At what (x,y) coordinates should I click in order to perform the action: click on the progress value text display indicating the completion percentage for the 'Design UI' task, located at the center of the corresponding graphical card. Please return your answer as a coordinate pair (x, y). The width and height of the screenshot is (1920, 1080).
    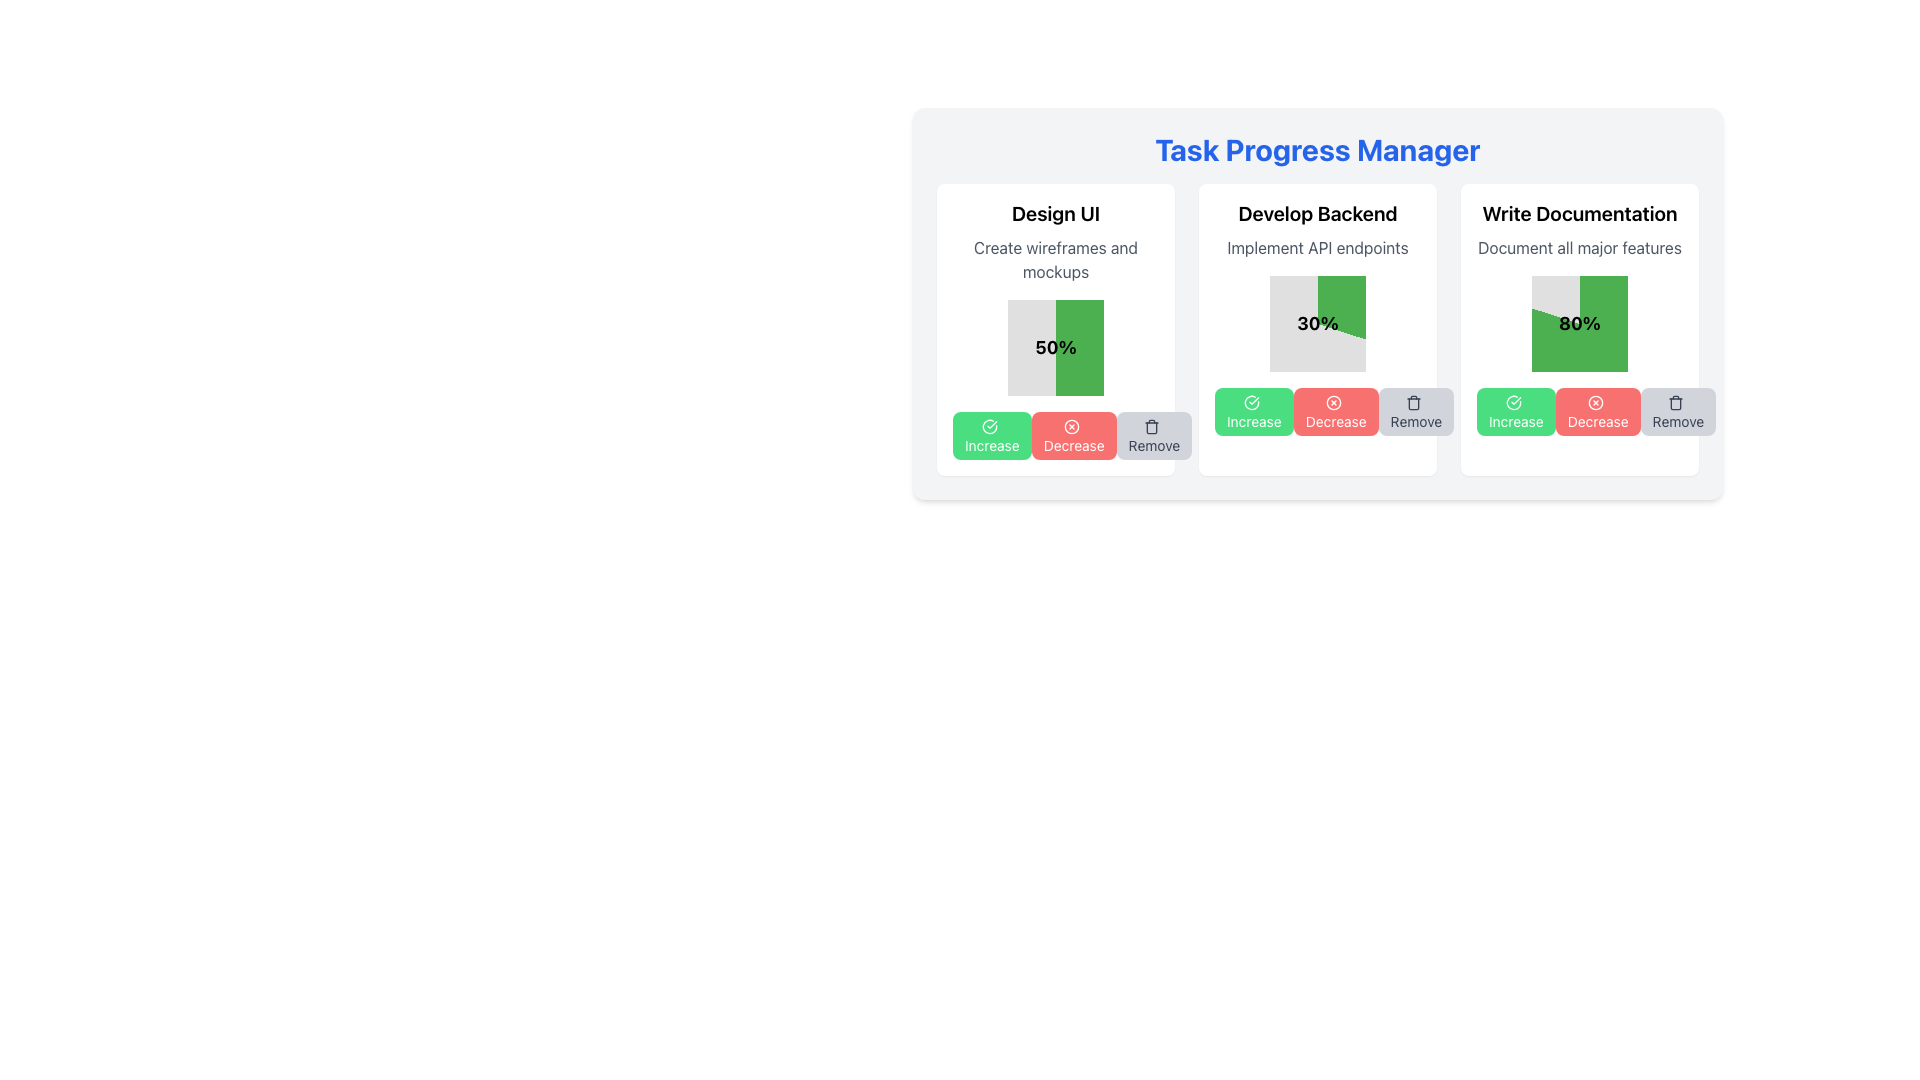
    Looking at the image, I should click on (1055, 346).